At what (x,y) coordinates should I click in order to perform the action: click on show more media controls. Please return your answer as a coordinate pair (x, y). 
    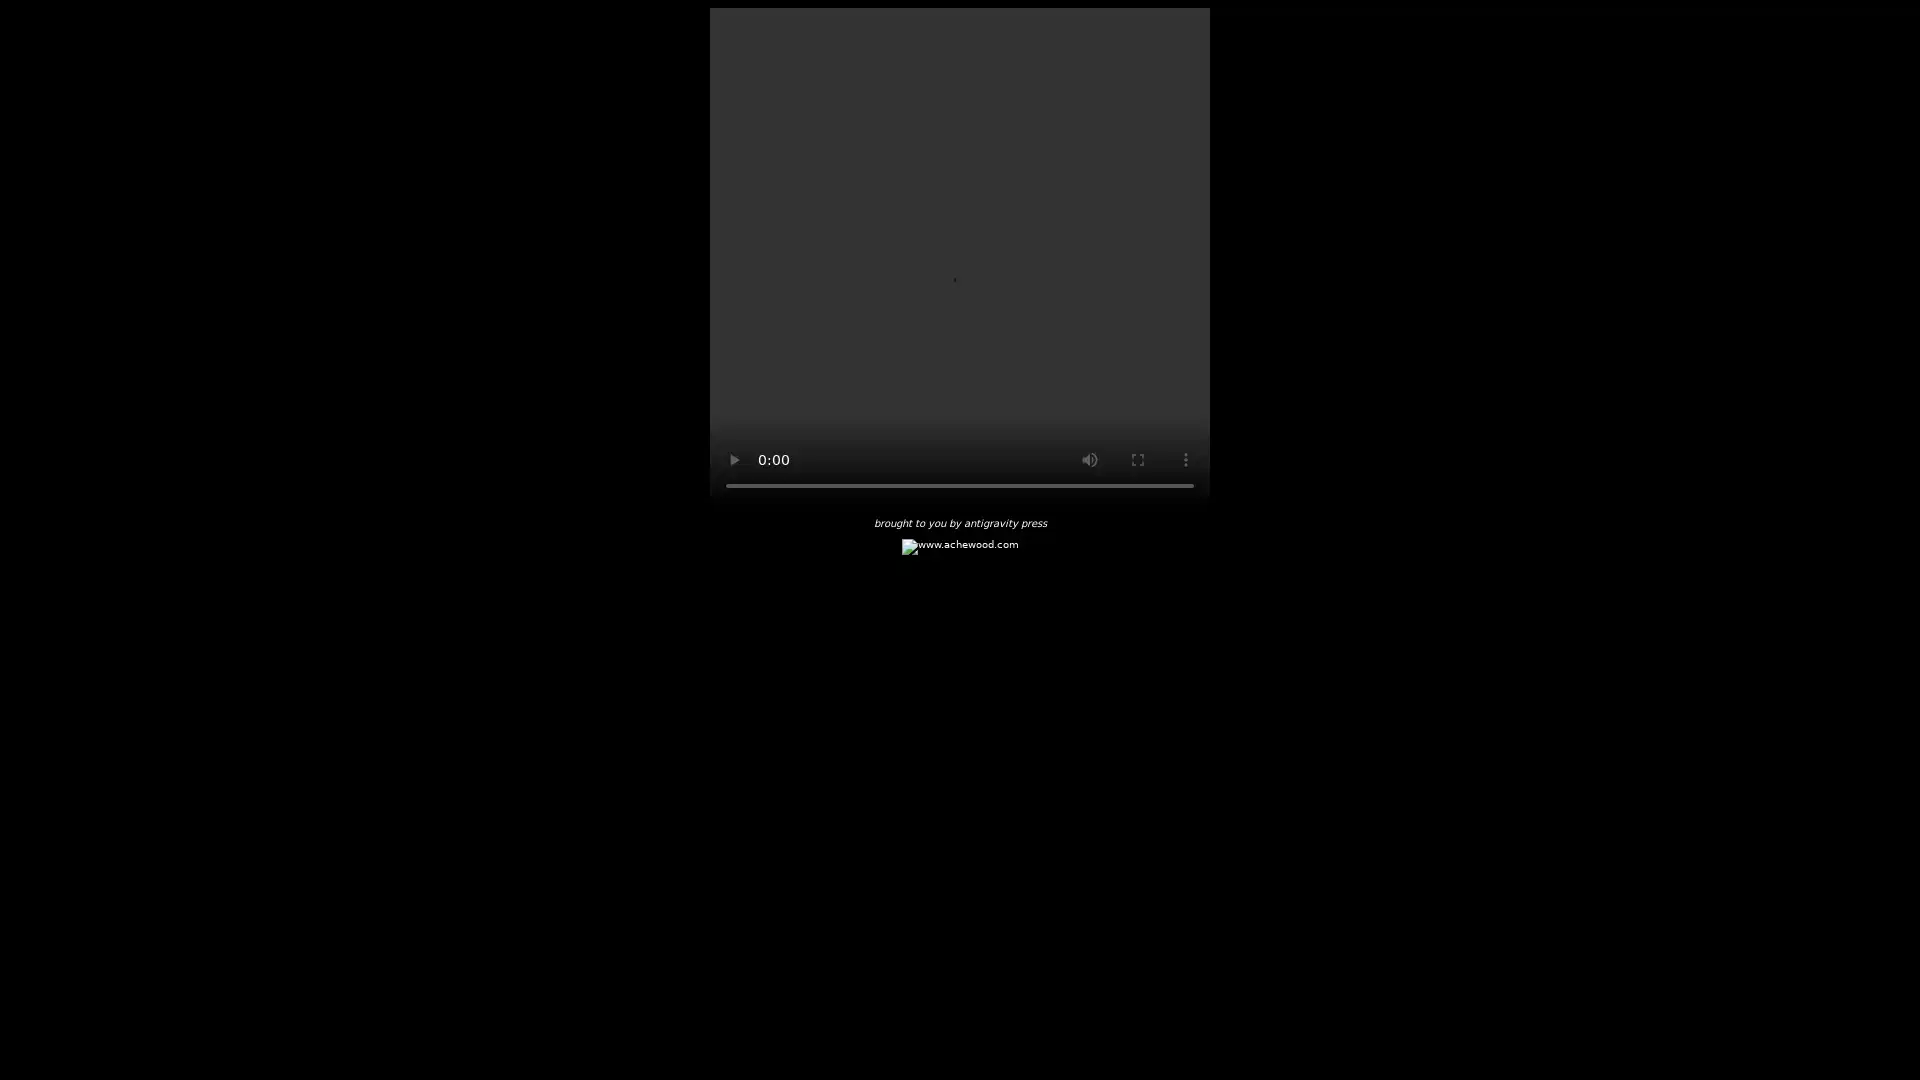
    Looking at the image, I should click on (1185, 459).